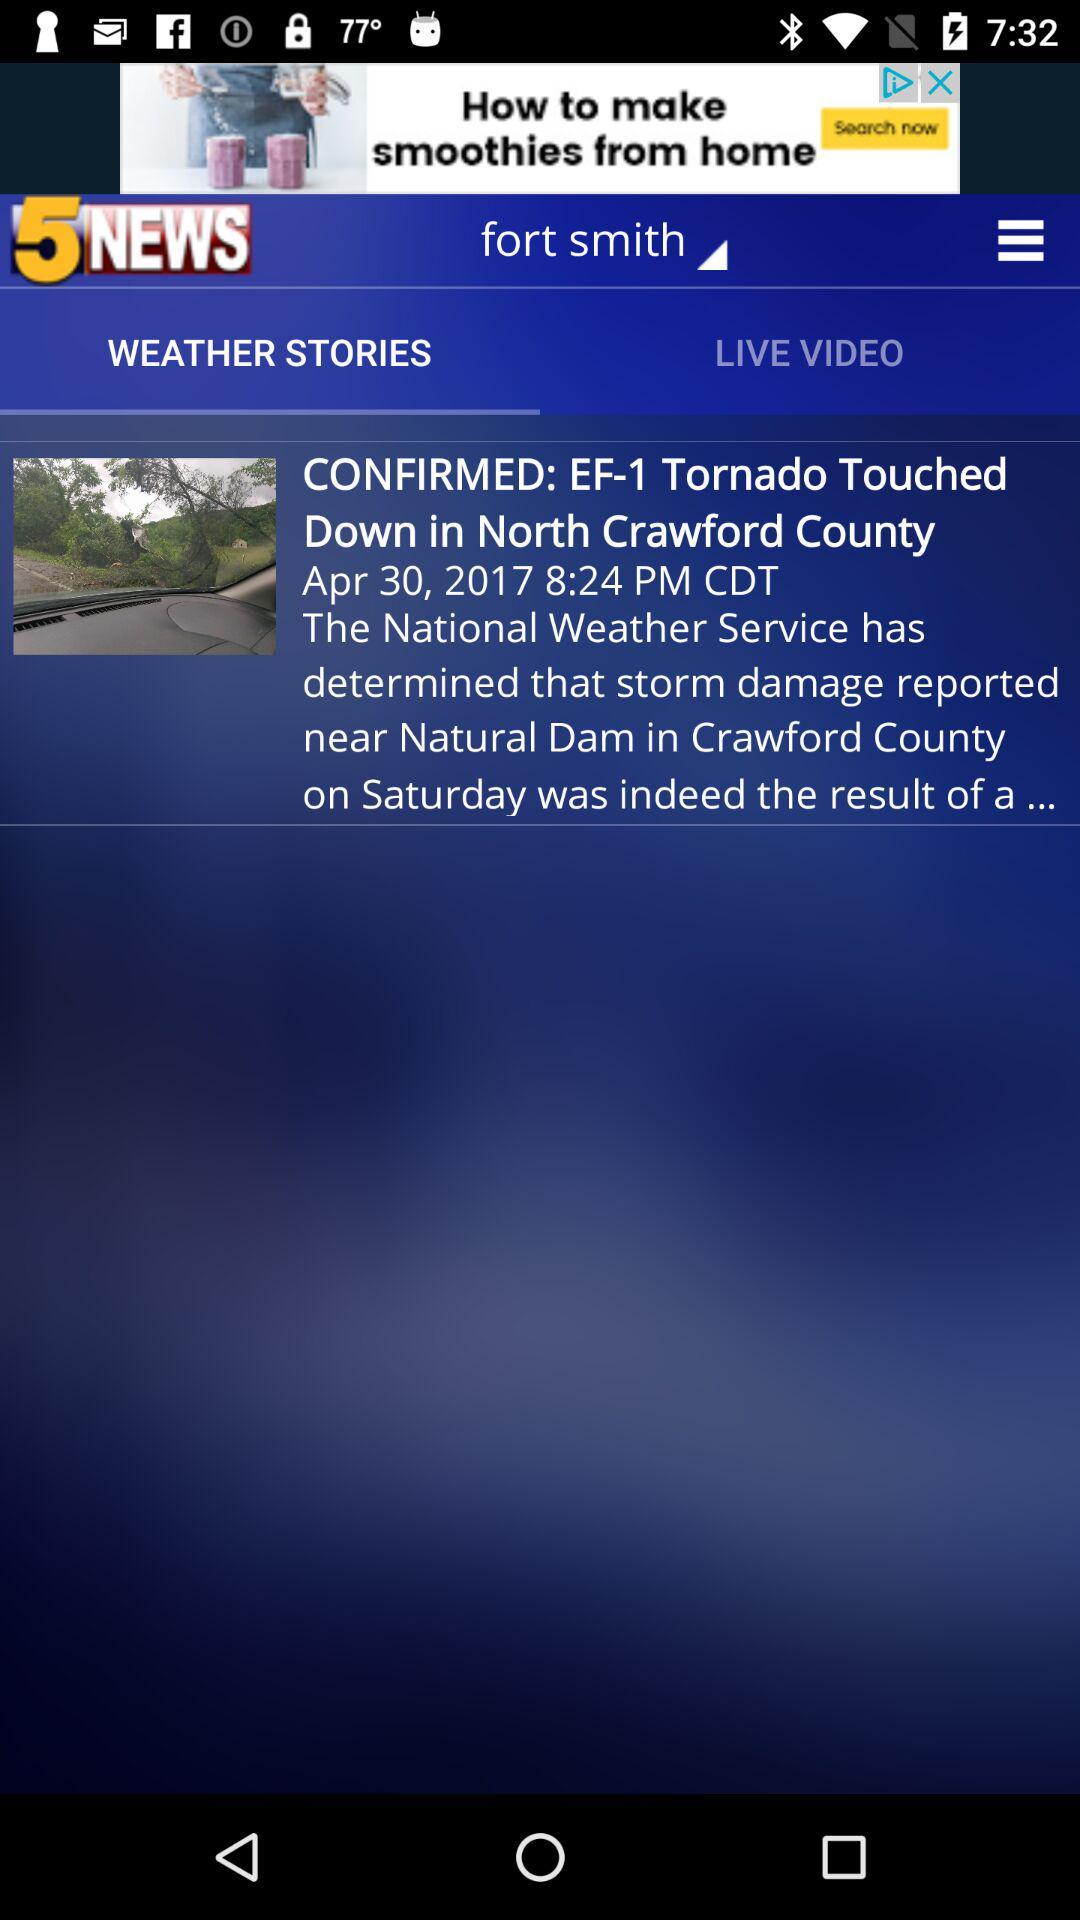 This screenshot has height=1920, width=1080. I want to click on main page, so click(131, 240).